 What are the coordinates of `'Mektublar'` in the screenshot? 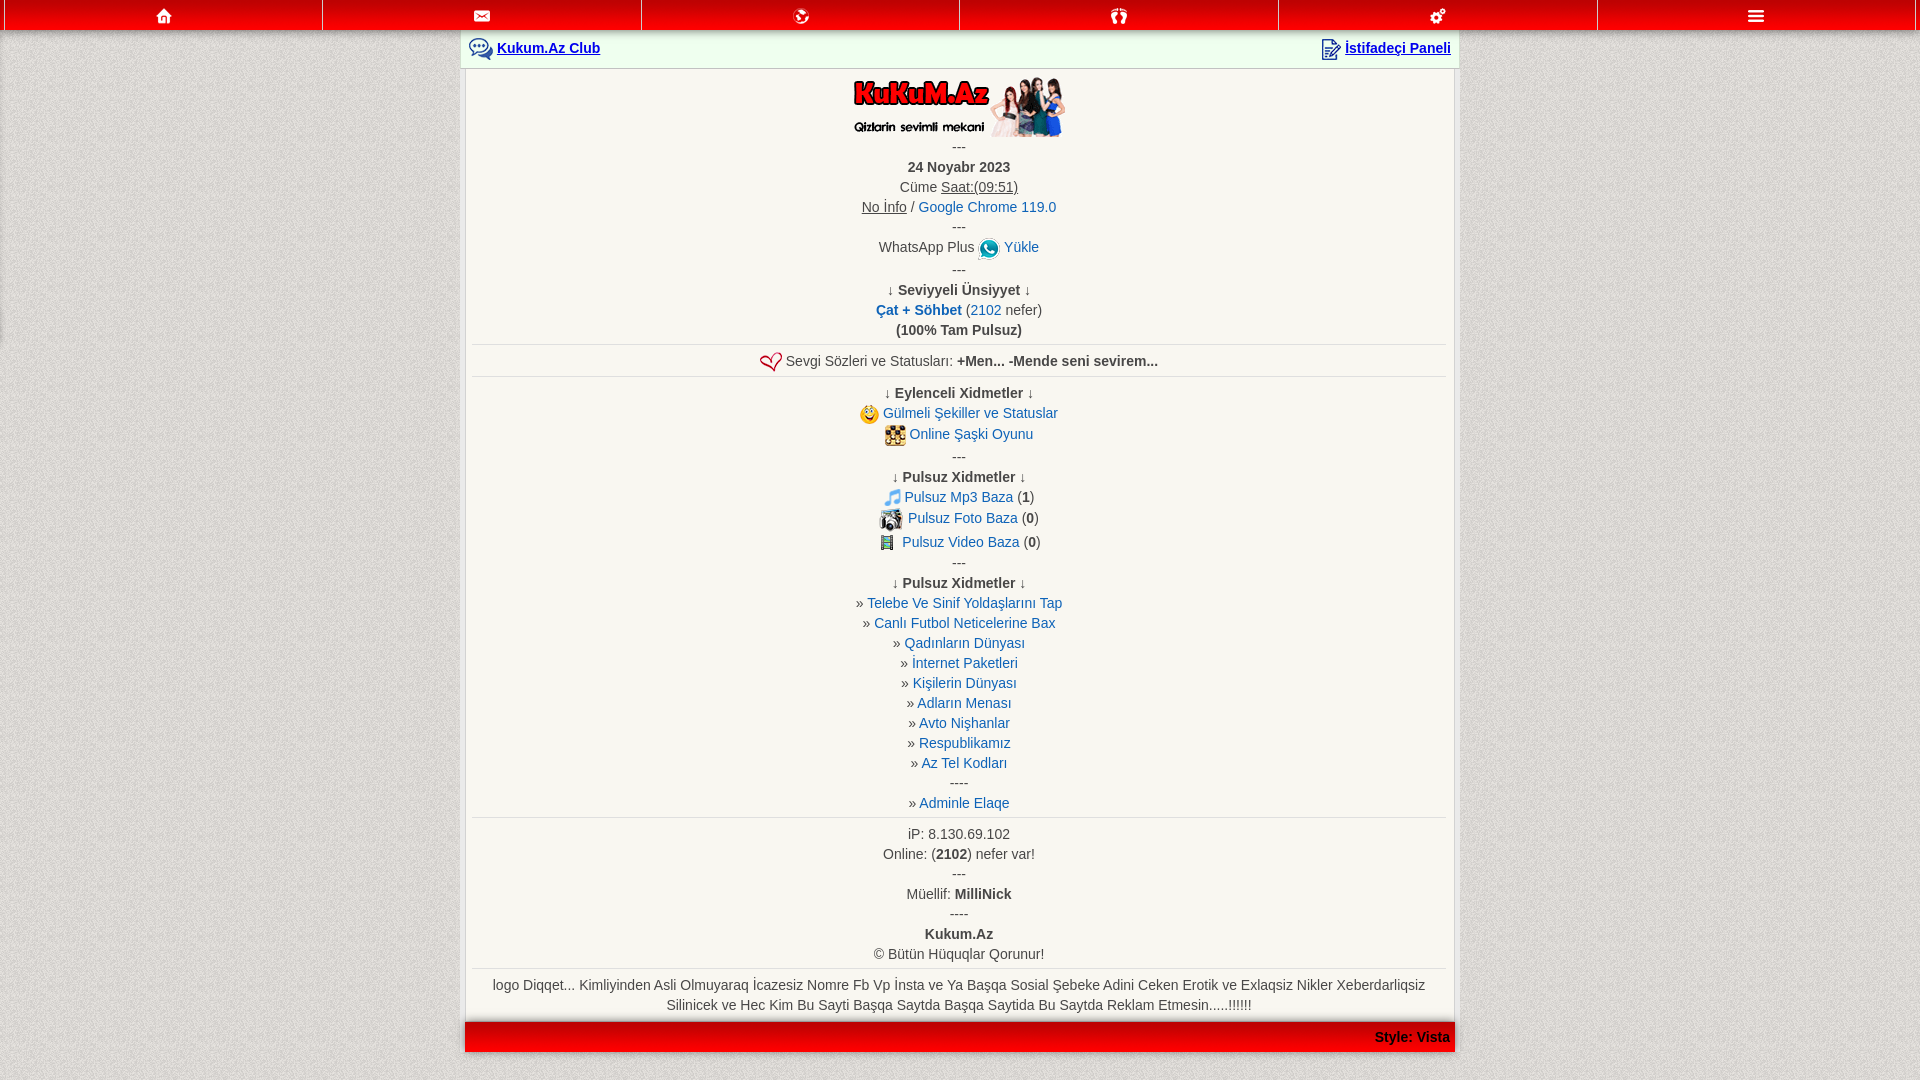 It's located at (801, 15).